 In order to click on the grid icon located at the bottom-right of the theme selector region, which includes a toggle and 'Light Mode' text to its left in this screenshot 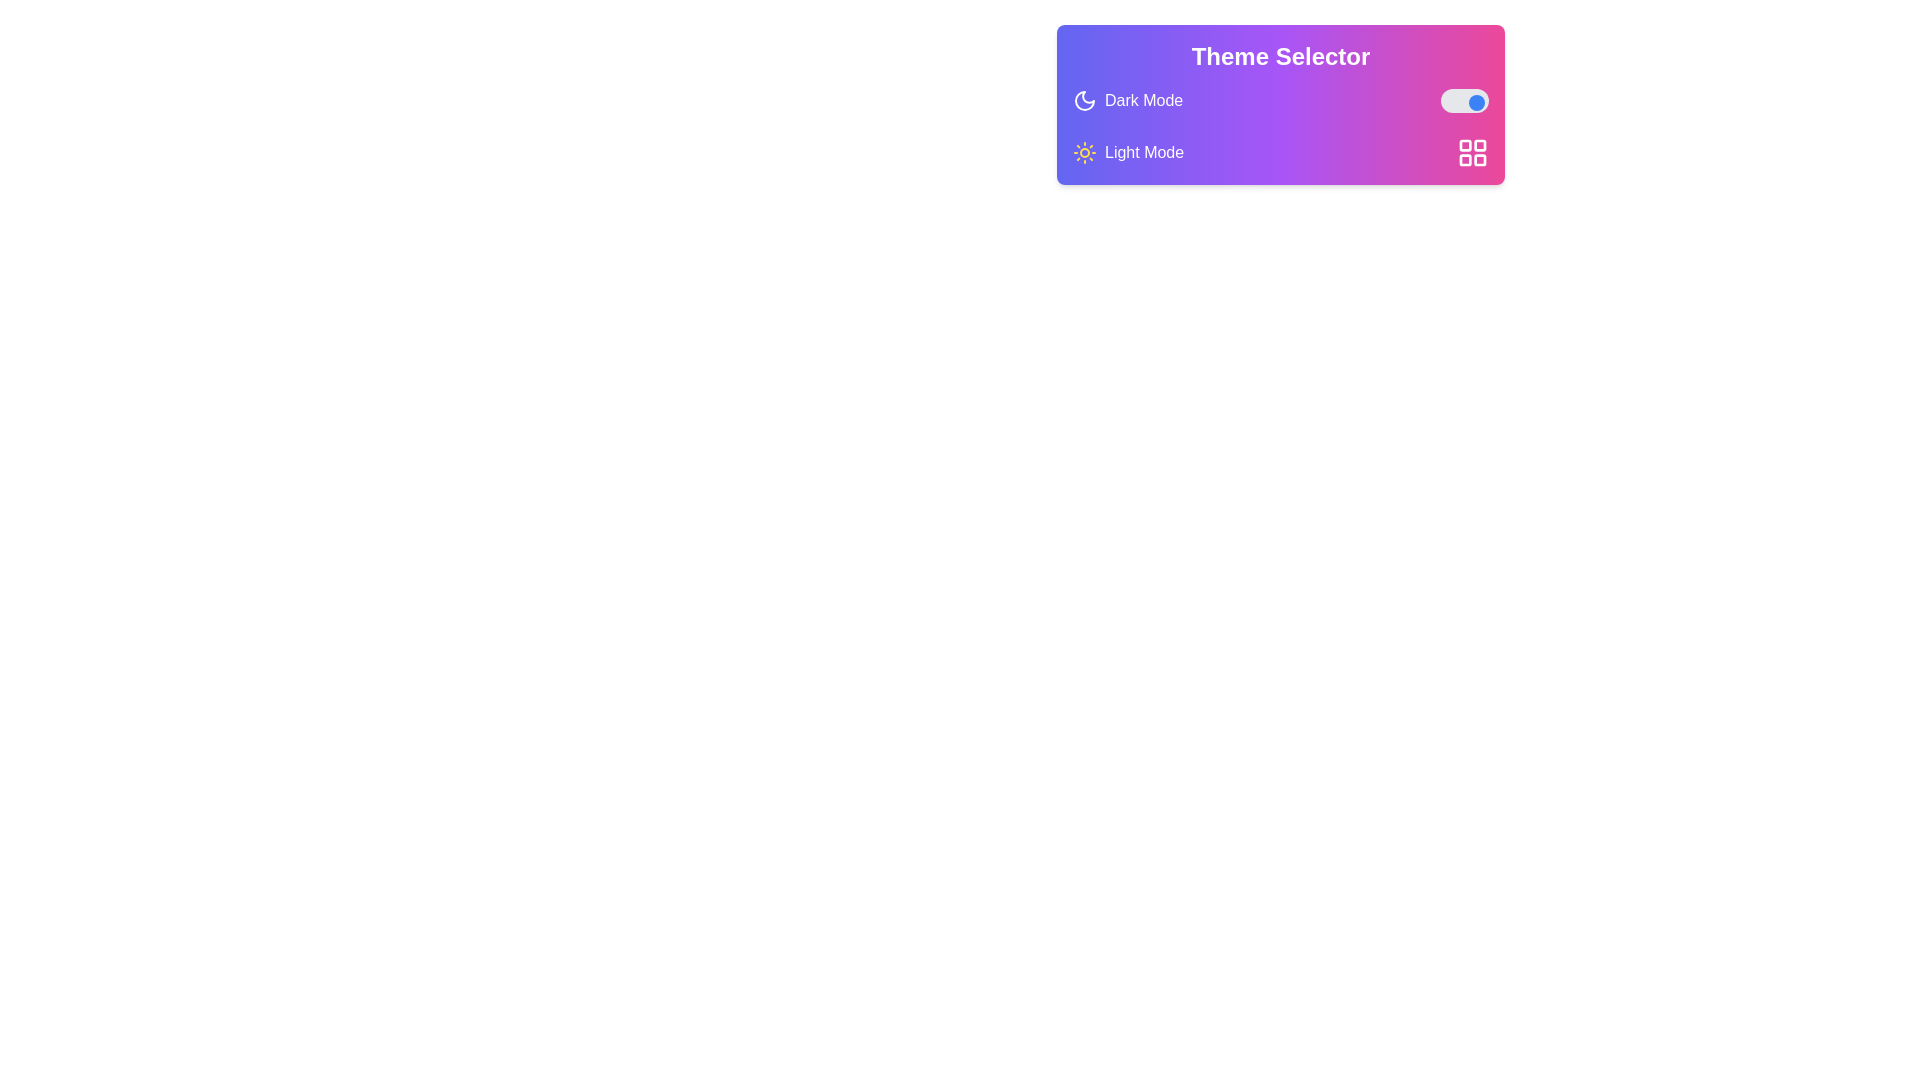, I will do `click(1473, 152)`.